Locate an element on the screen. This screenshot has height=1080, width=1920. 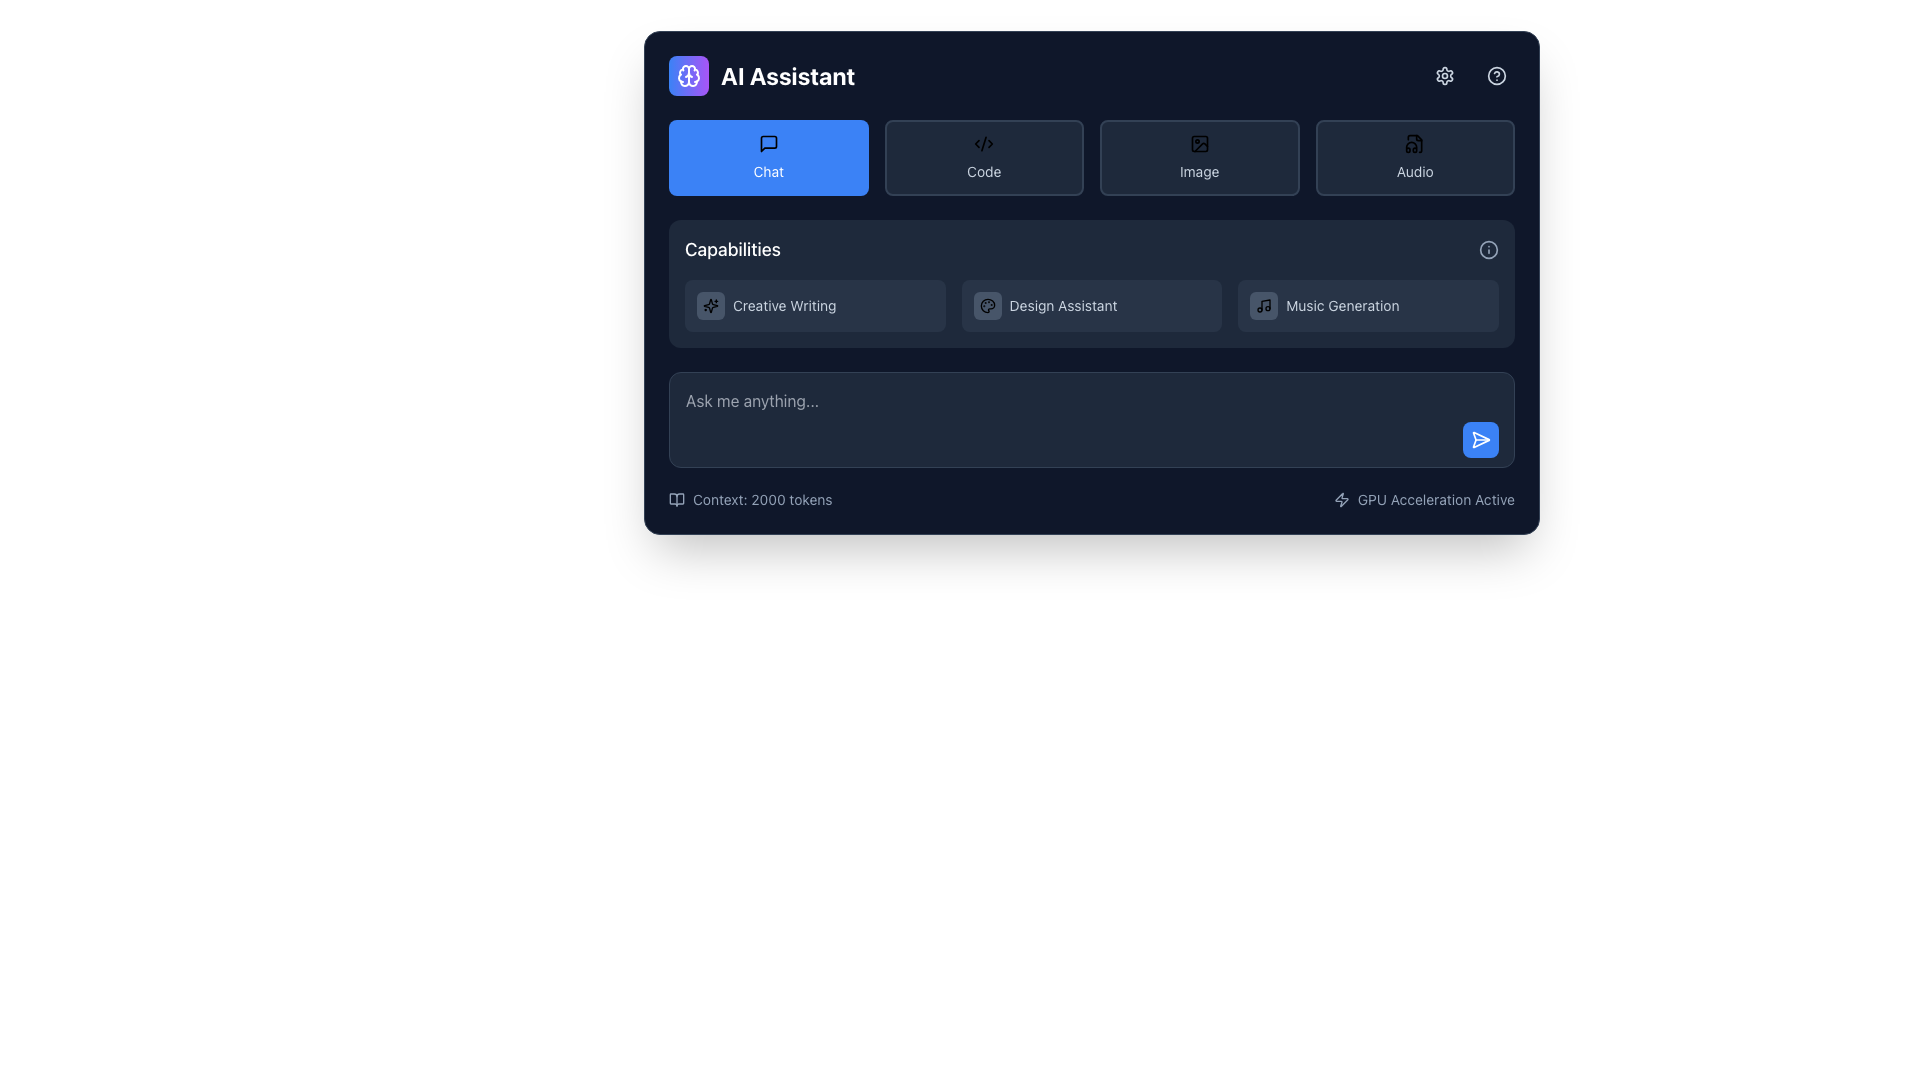
the Interactive help icon located at the top-right corner of the application interface is located at coordinates (1497, 75).